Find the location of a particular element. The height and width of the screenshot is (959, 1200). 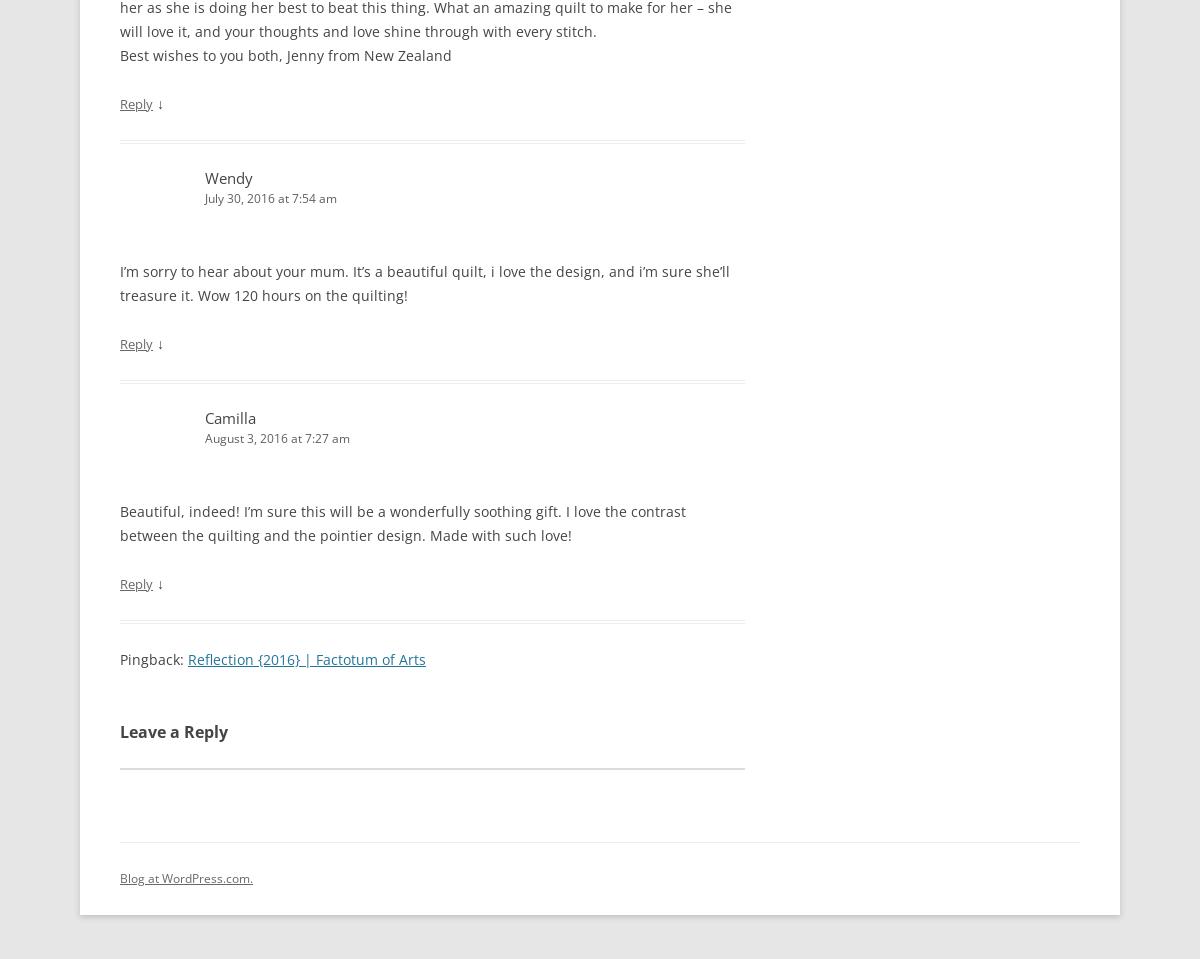

'Beautiful, indeed! I’m sure this will be a wonderfully soothing gift. I love the contrast between the quilting and the pointier design. Made with such love!' is located at coordinates (402, 522).